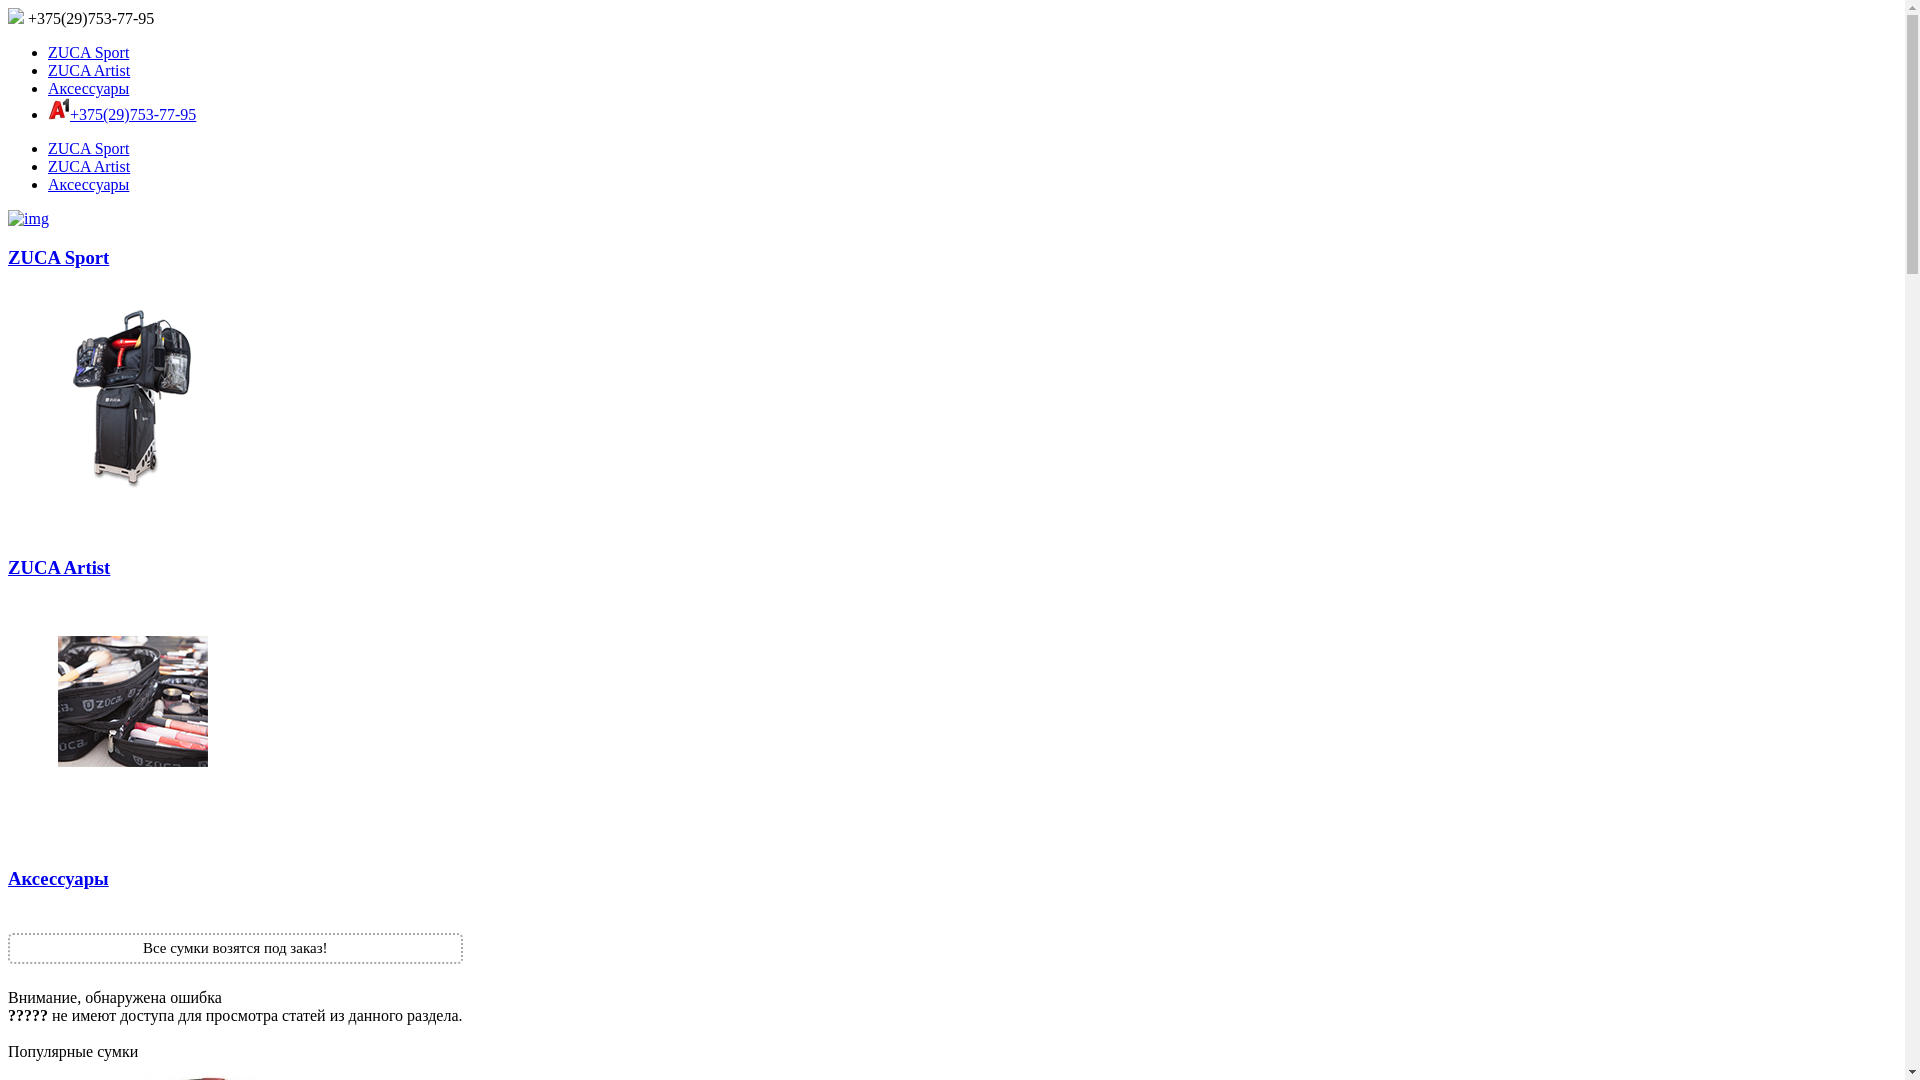 This screenshot has width=1920, height=1080. Describe the element at coordinates (48, 69) in the screenshot. I see `'ZUCA Artist'` at that location.